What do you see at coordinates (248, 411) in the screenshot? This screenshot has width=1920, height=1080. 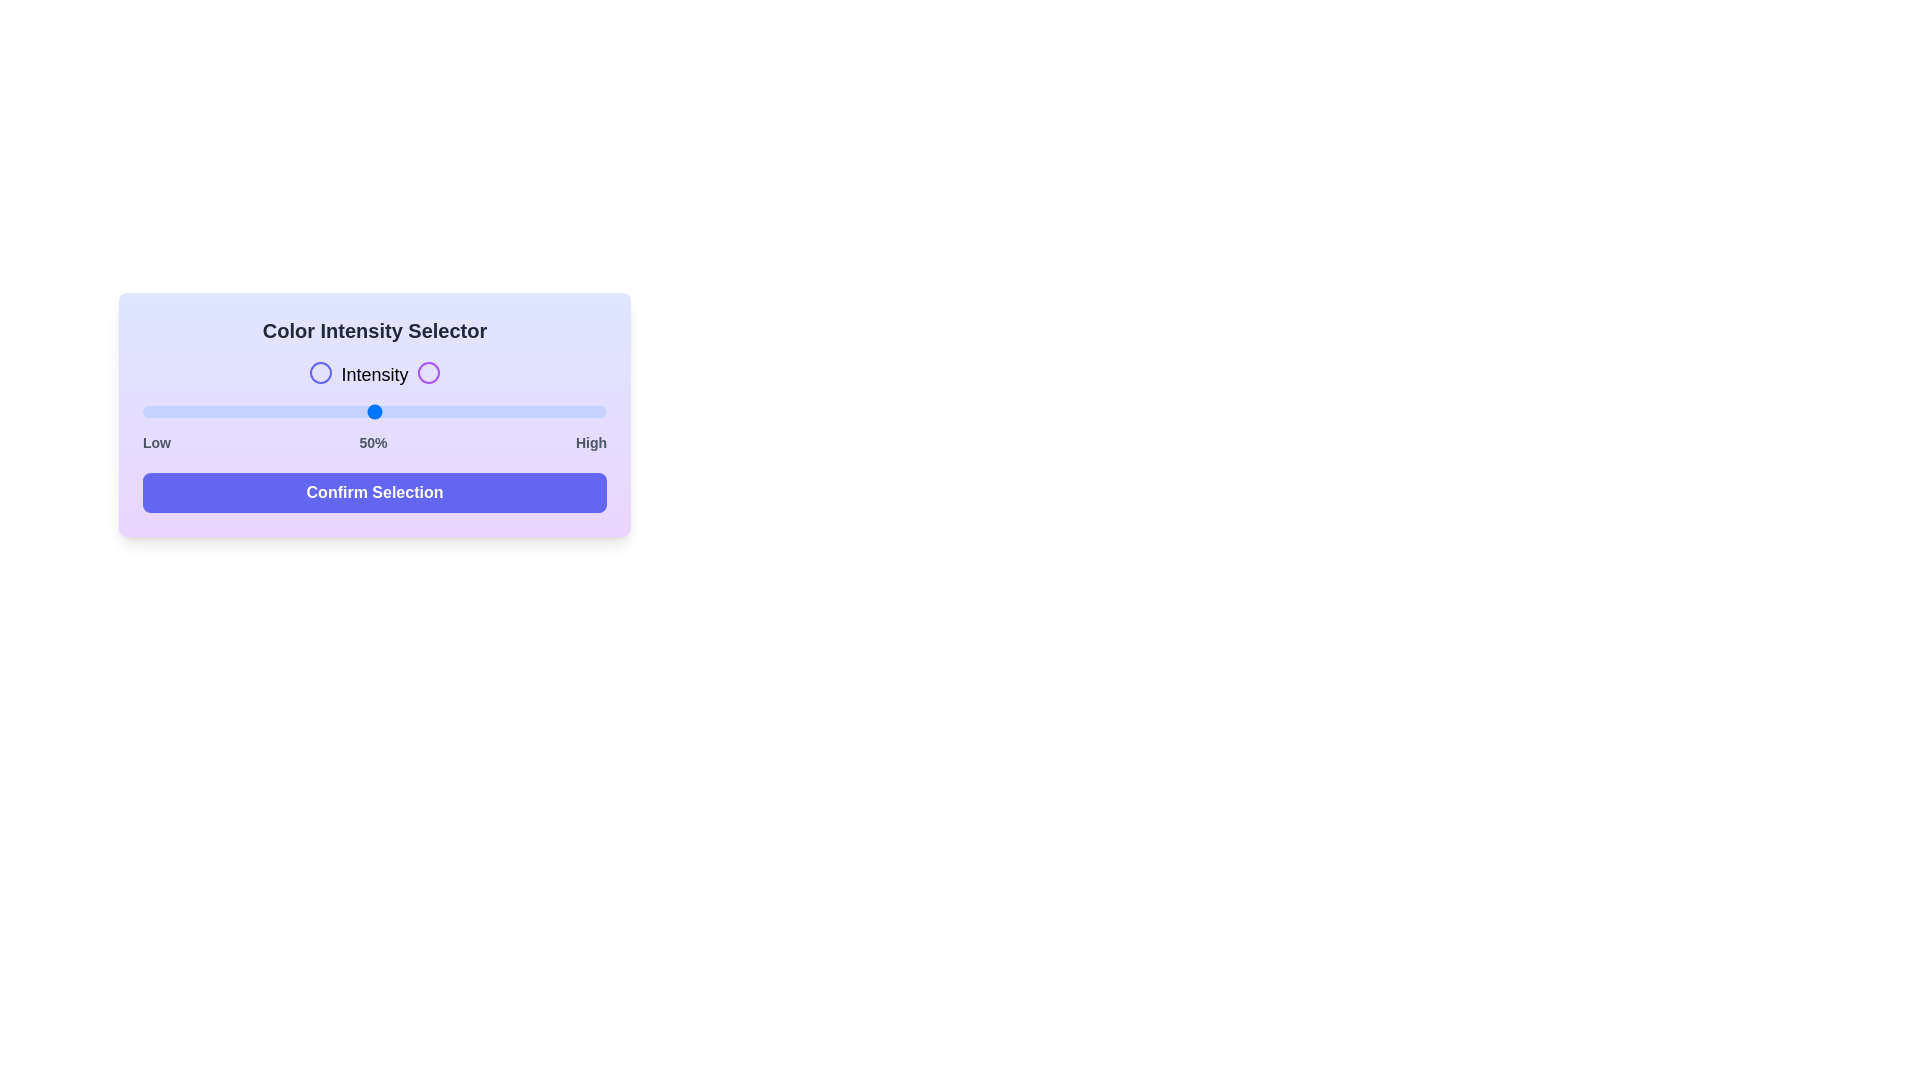 I see `the slider to set the intensity to 23%` at bounding box center [248, 411].